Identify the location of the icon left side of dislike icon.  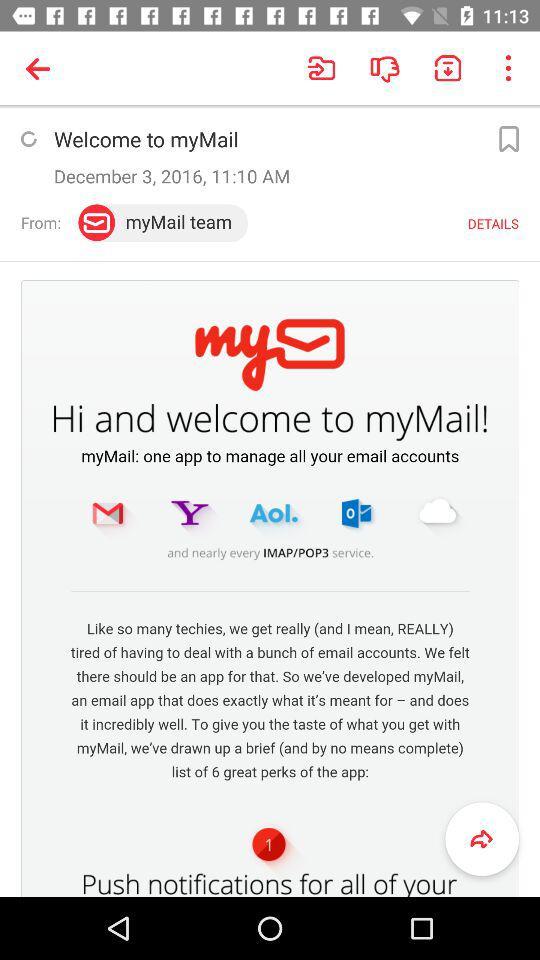
(322, 68).